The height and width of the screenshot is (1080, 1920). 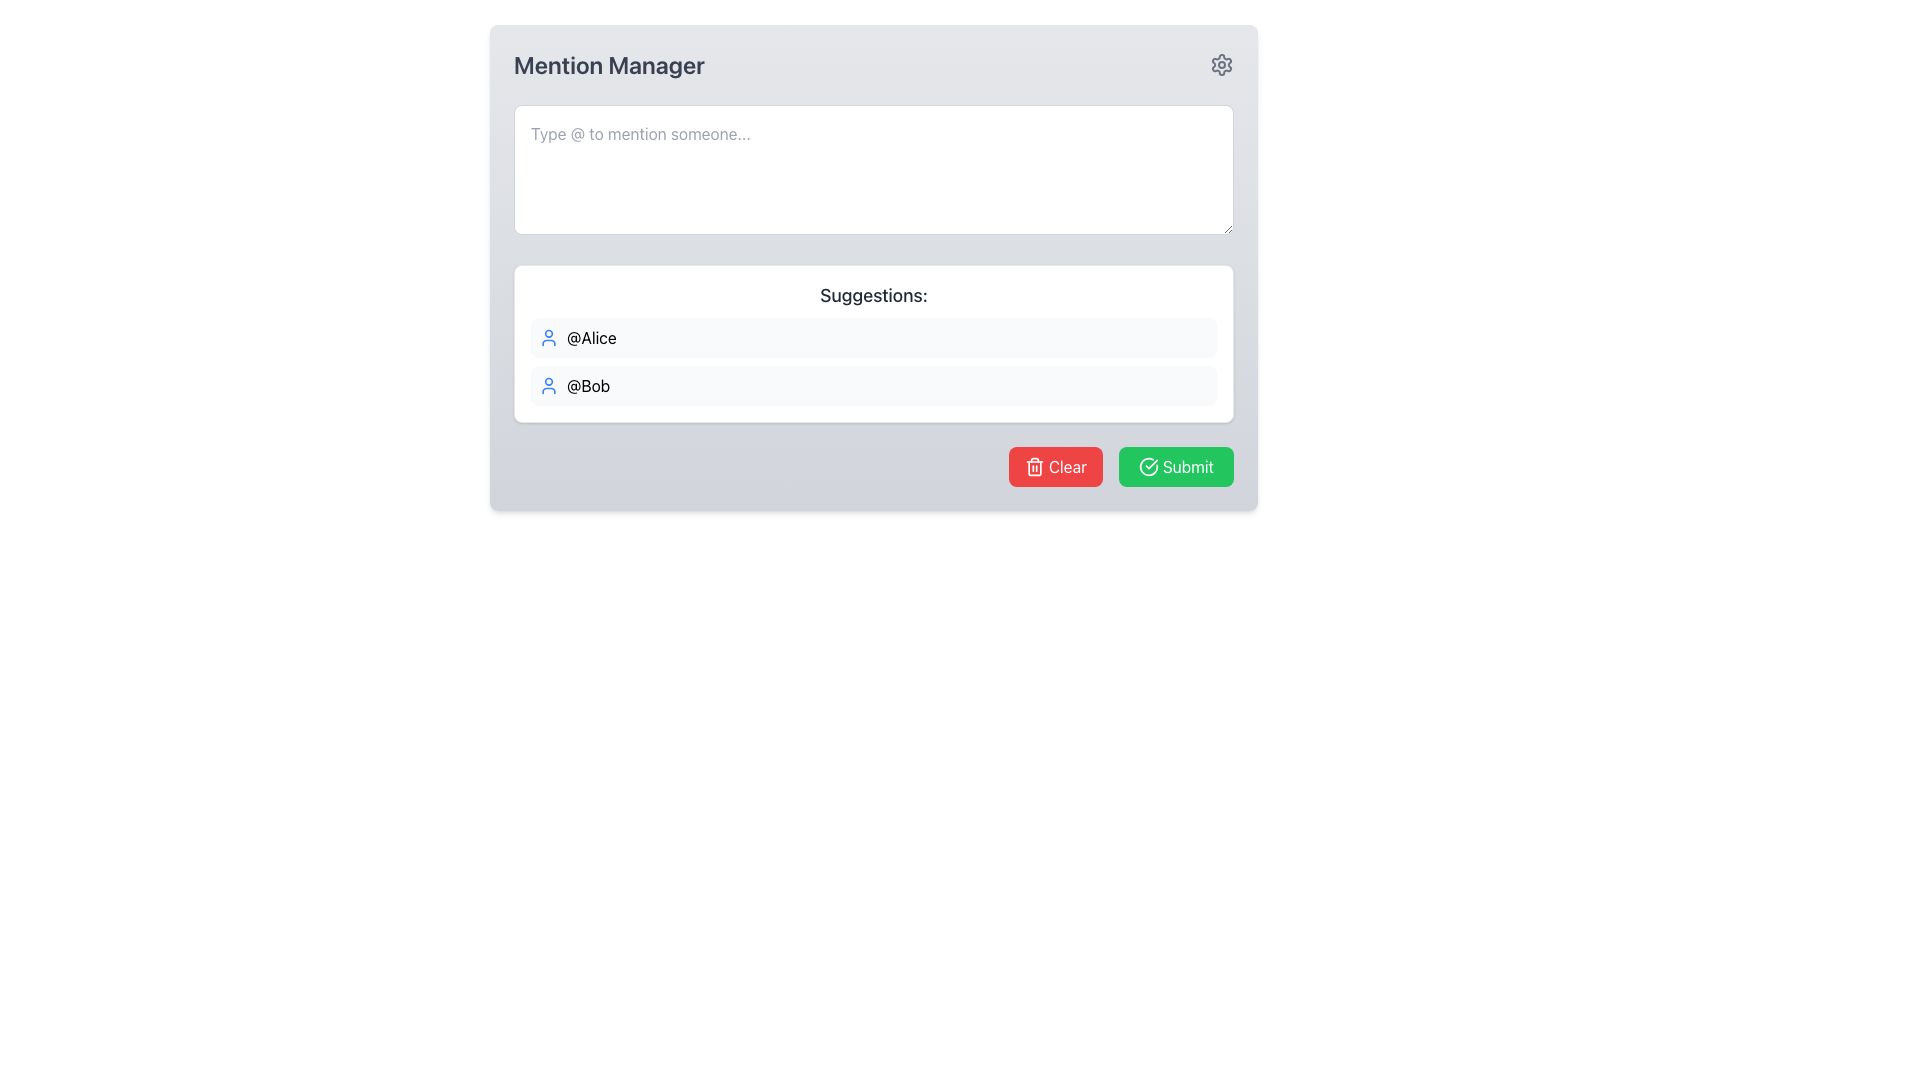 What do you see at coordinates (873, 337) in the screenshot?
I see `the first selectable option item in the 'Suggestions' section` at bounding box center [873, 337].